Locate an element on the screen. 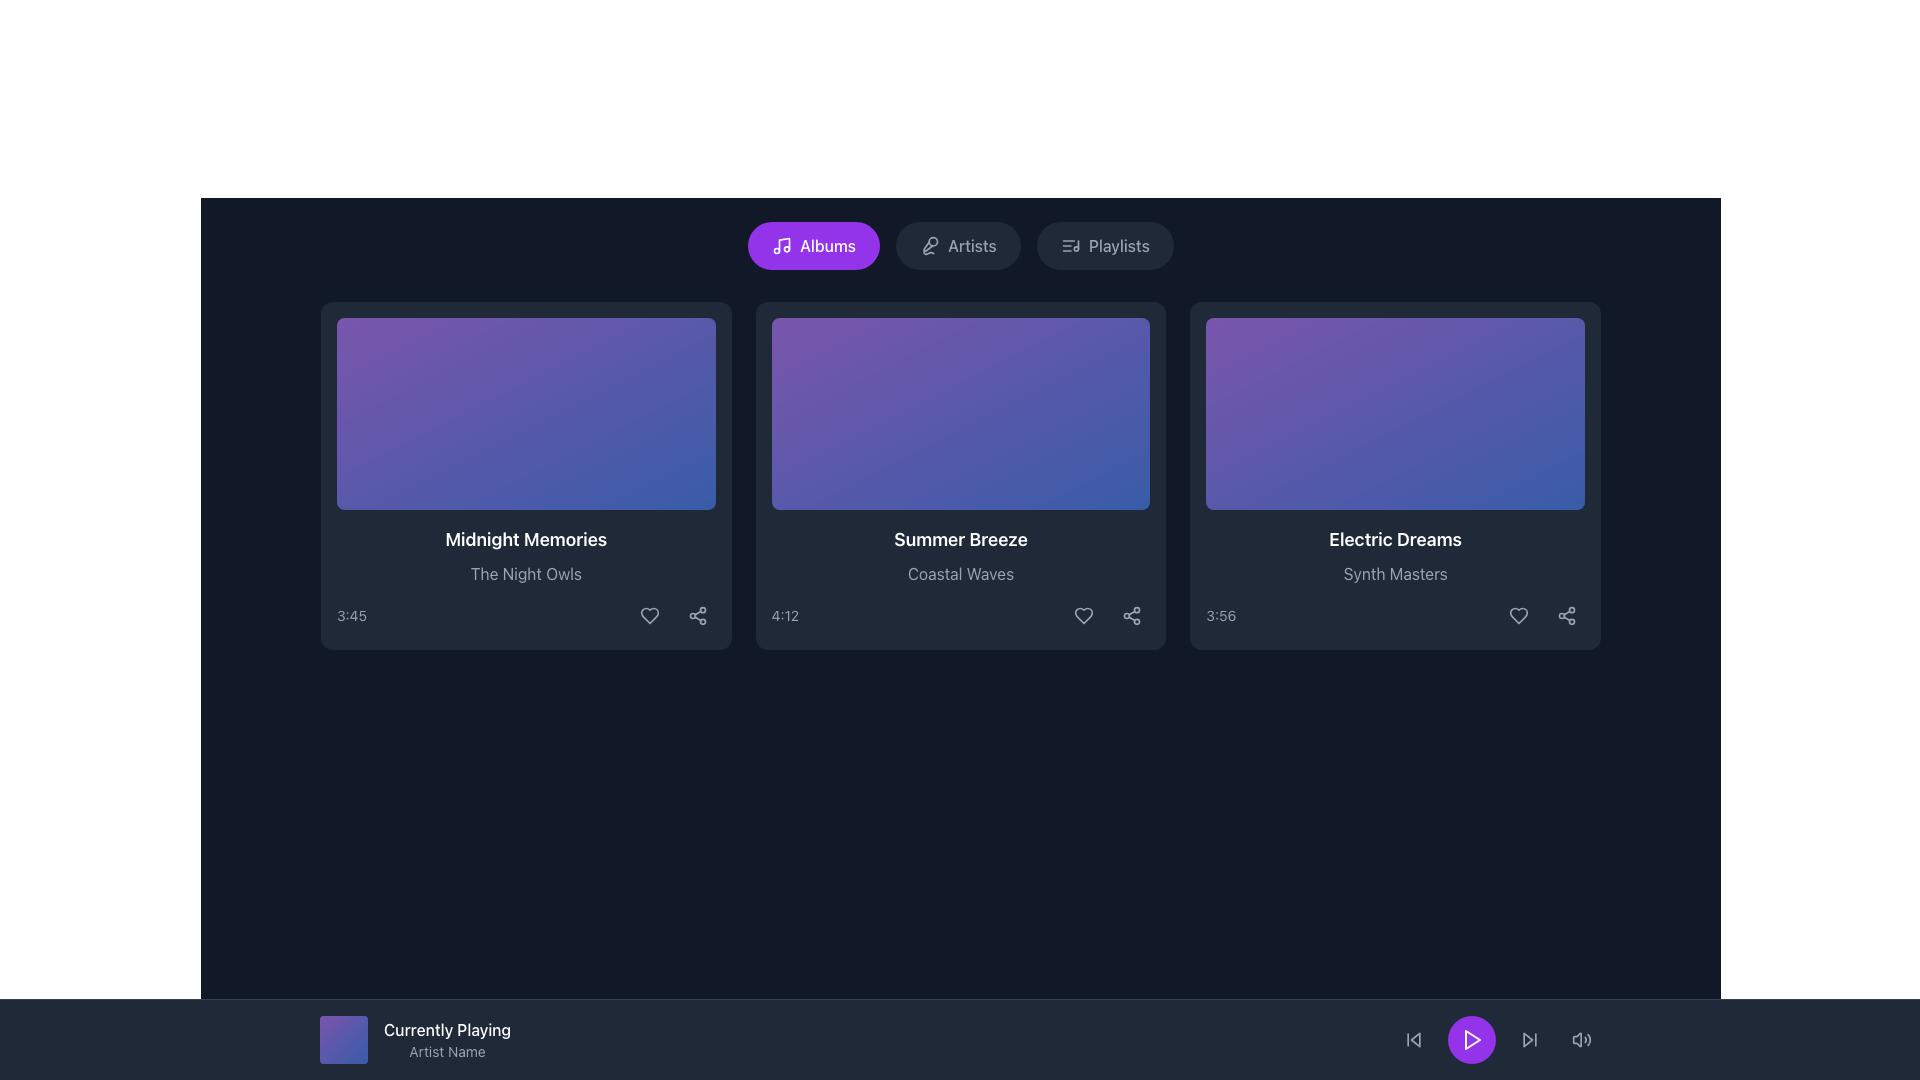  the play icon button, which is a circular button with a purple background containing a triangle play symbol, located at the bottom center of the interface near the playback controls, to initiate play is located at coordinates (1472, 1039).